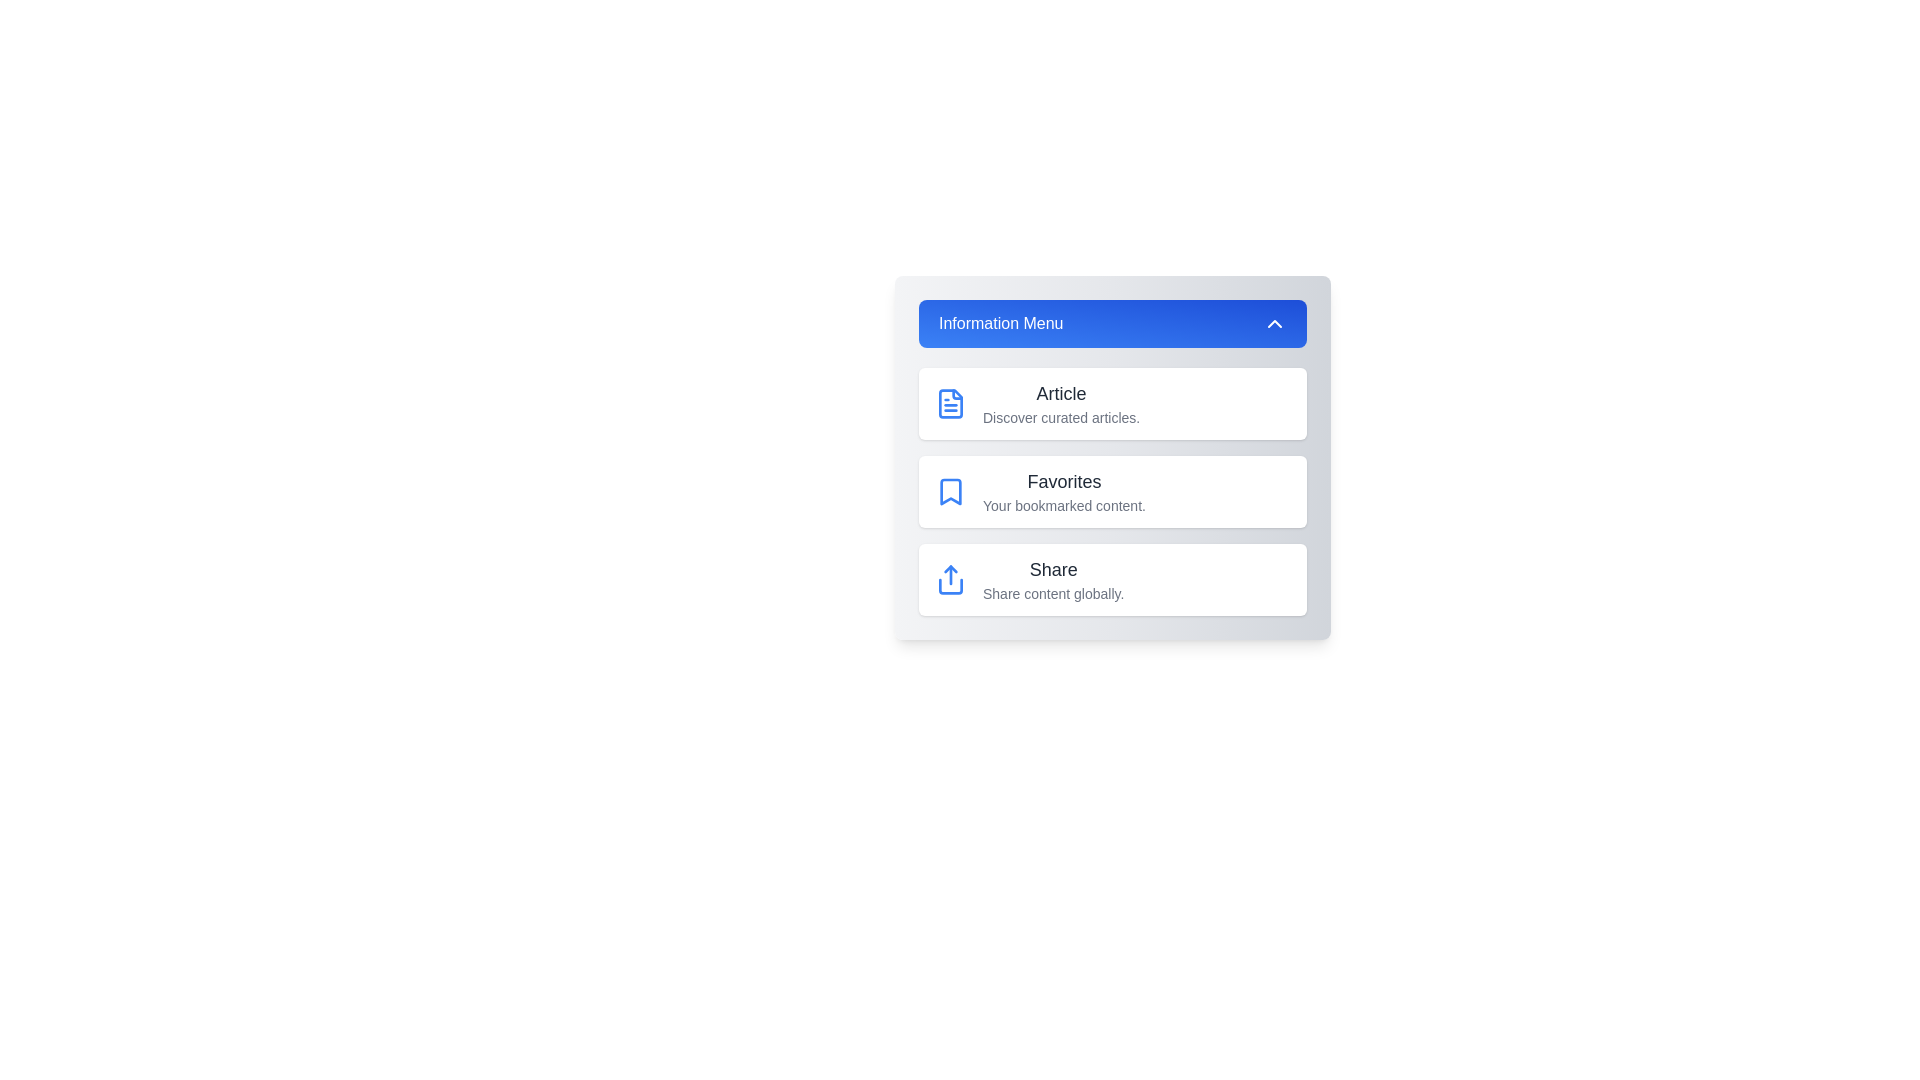 The height and width of the screenshot is (1080, 1920). What do you see at coordinates (949, 579) in the screenshot?
I see `the menu item corresponding to Share by clicking on its icon` at bounding box center [949, 579].